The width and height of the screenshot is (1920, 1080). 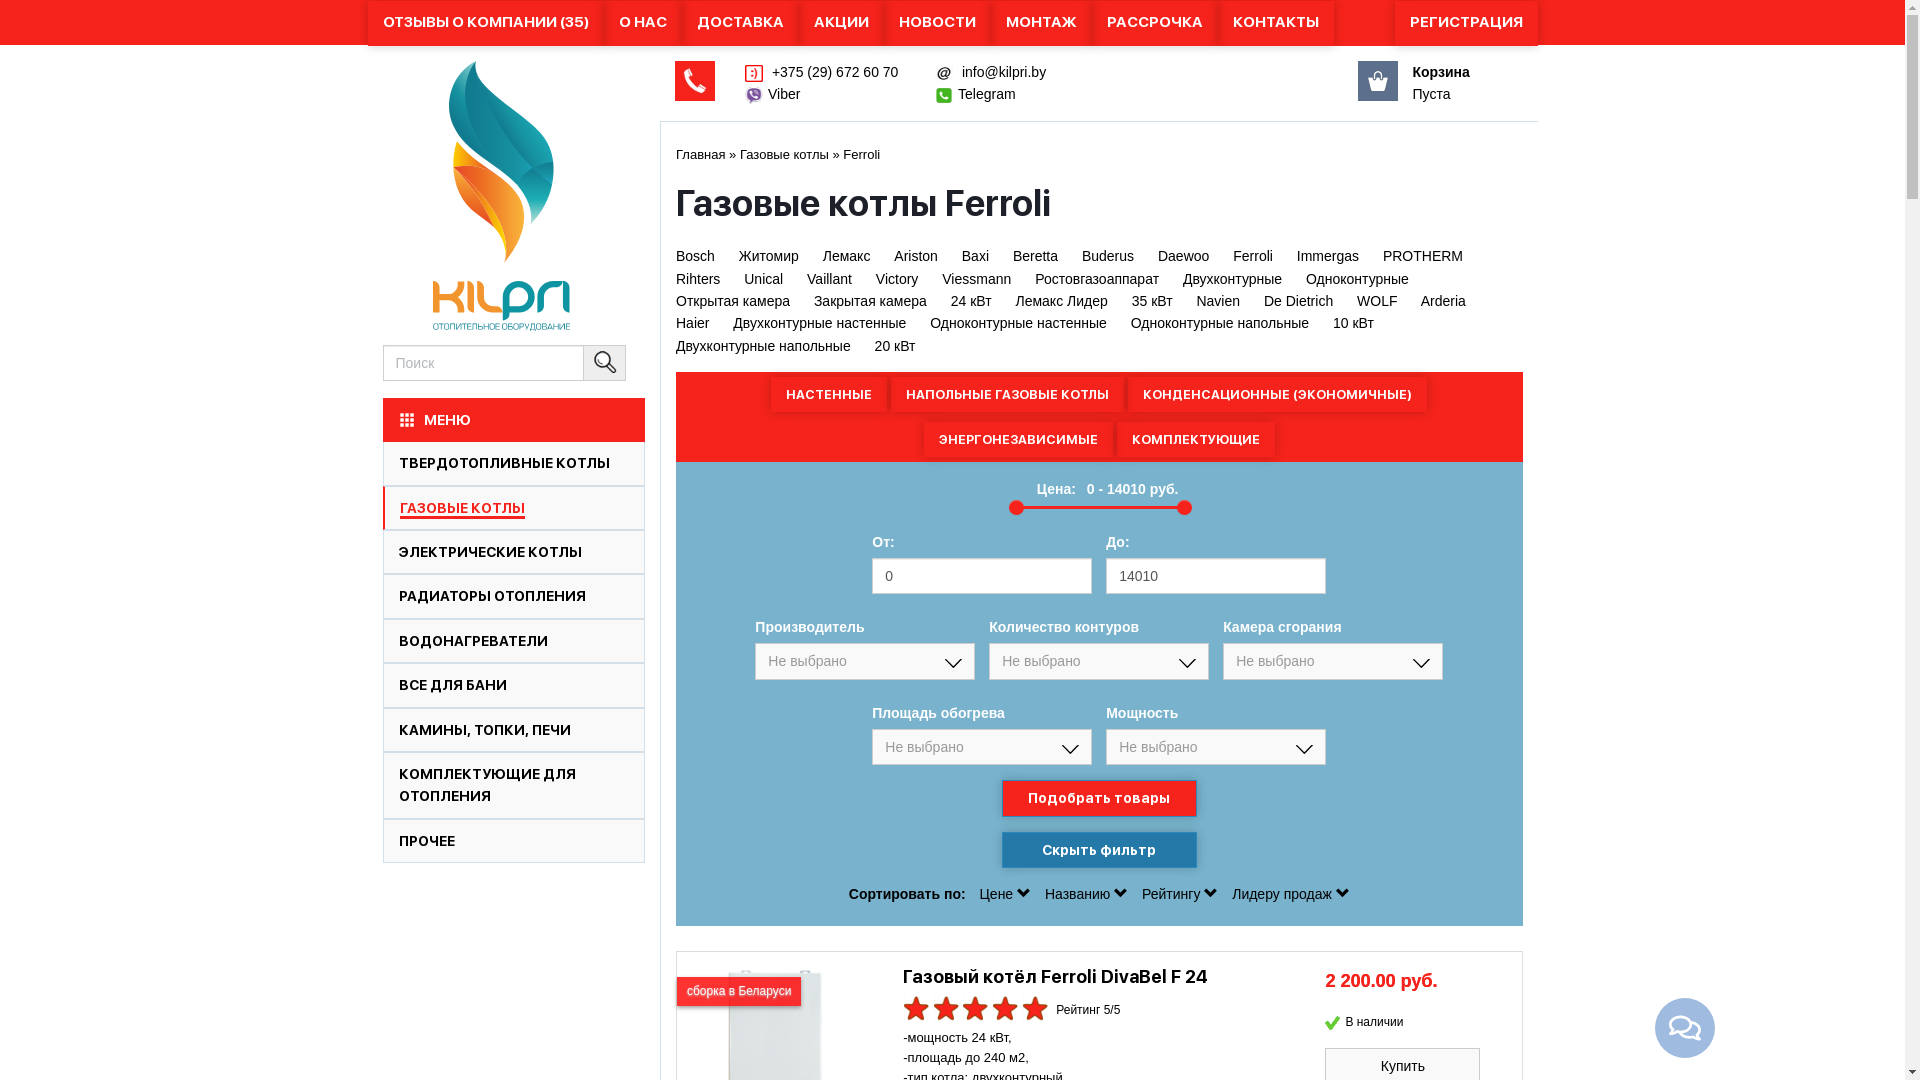 What do you see at coordinates (1217, 300) in the screenshot?
I see `'Navien'` at bounding box center [1217, 300].